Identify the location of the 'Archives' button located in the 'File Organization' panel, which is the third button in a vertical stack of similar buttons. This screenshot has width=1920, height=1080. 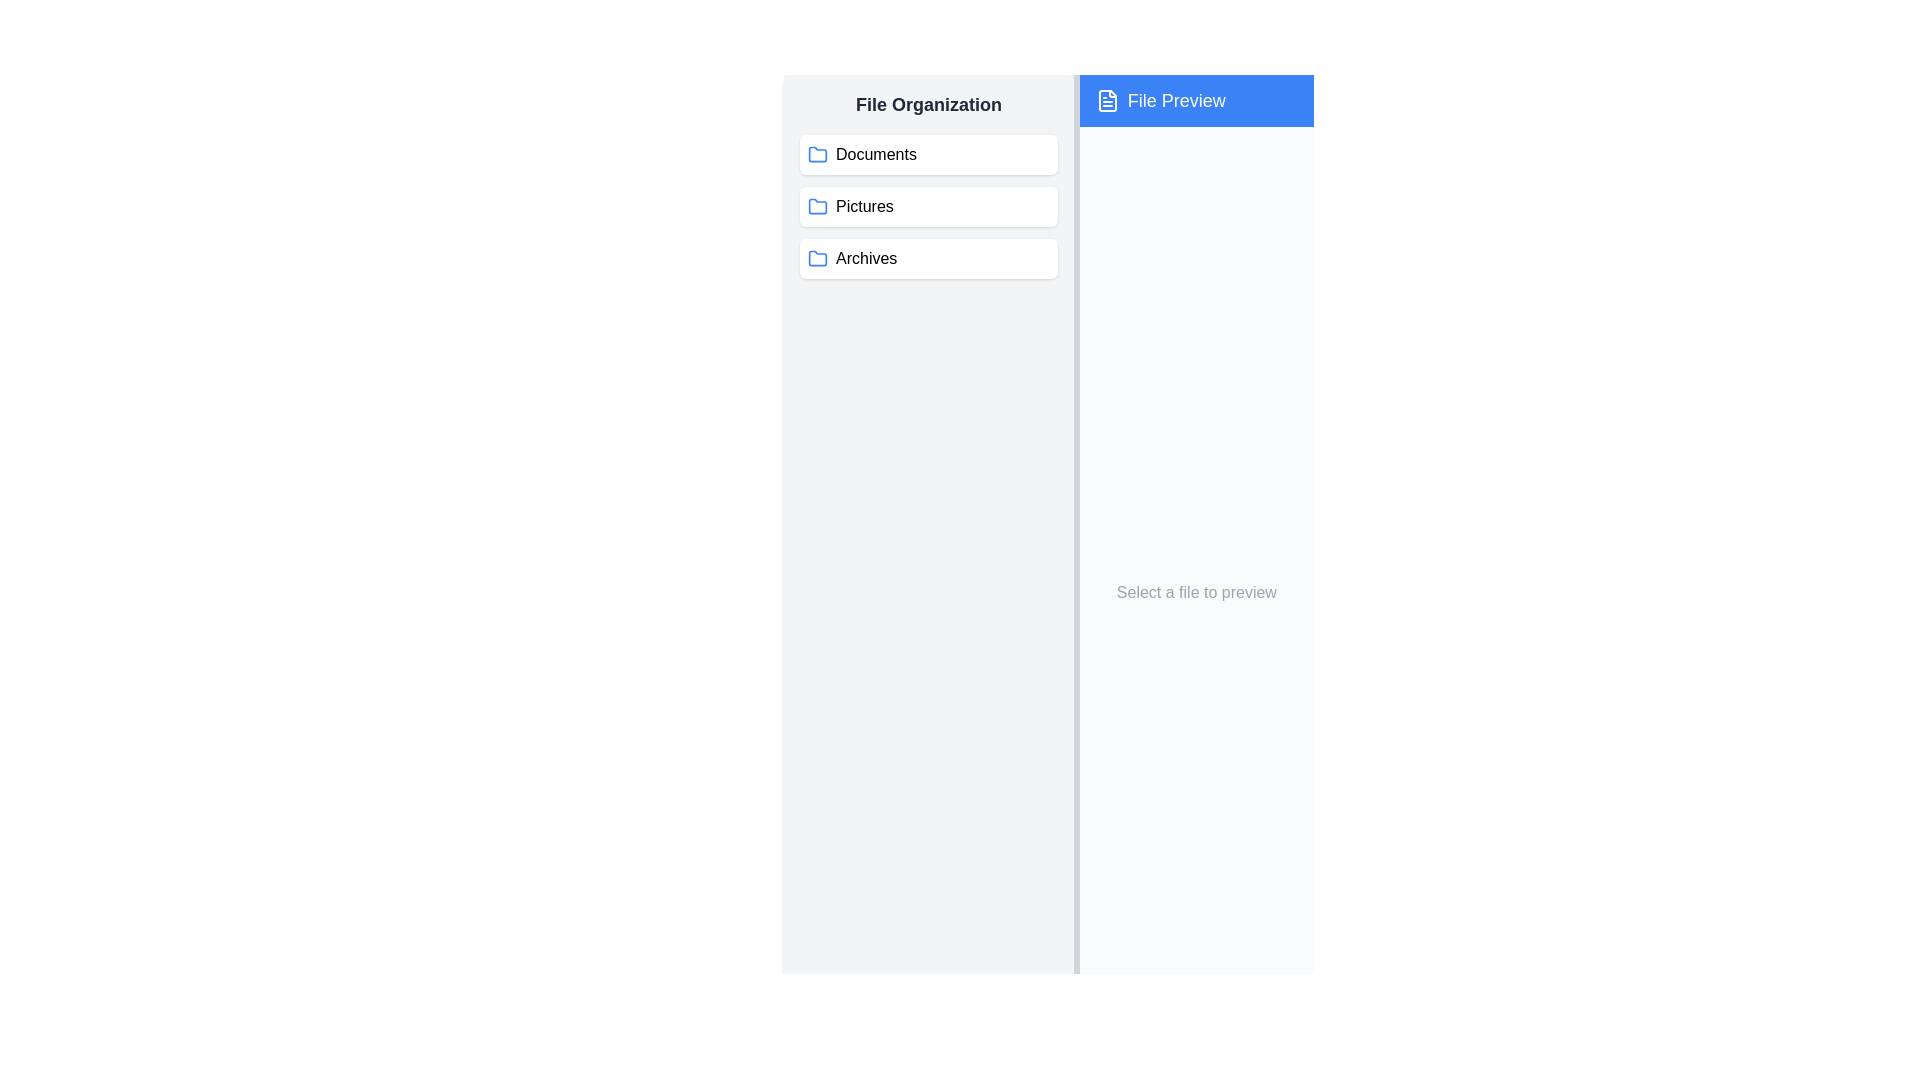
(928, 257).